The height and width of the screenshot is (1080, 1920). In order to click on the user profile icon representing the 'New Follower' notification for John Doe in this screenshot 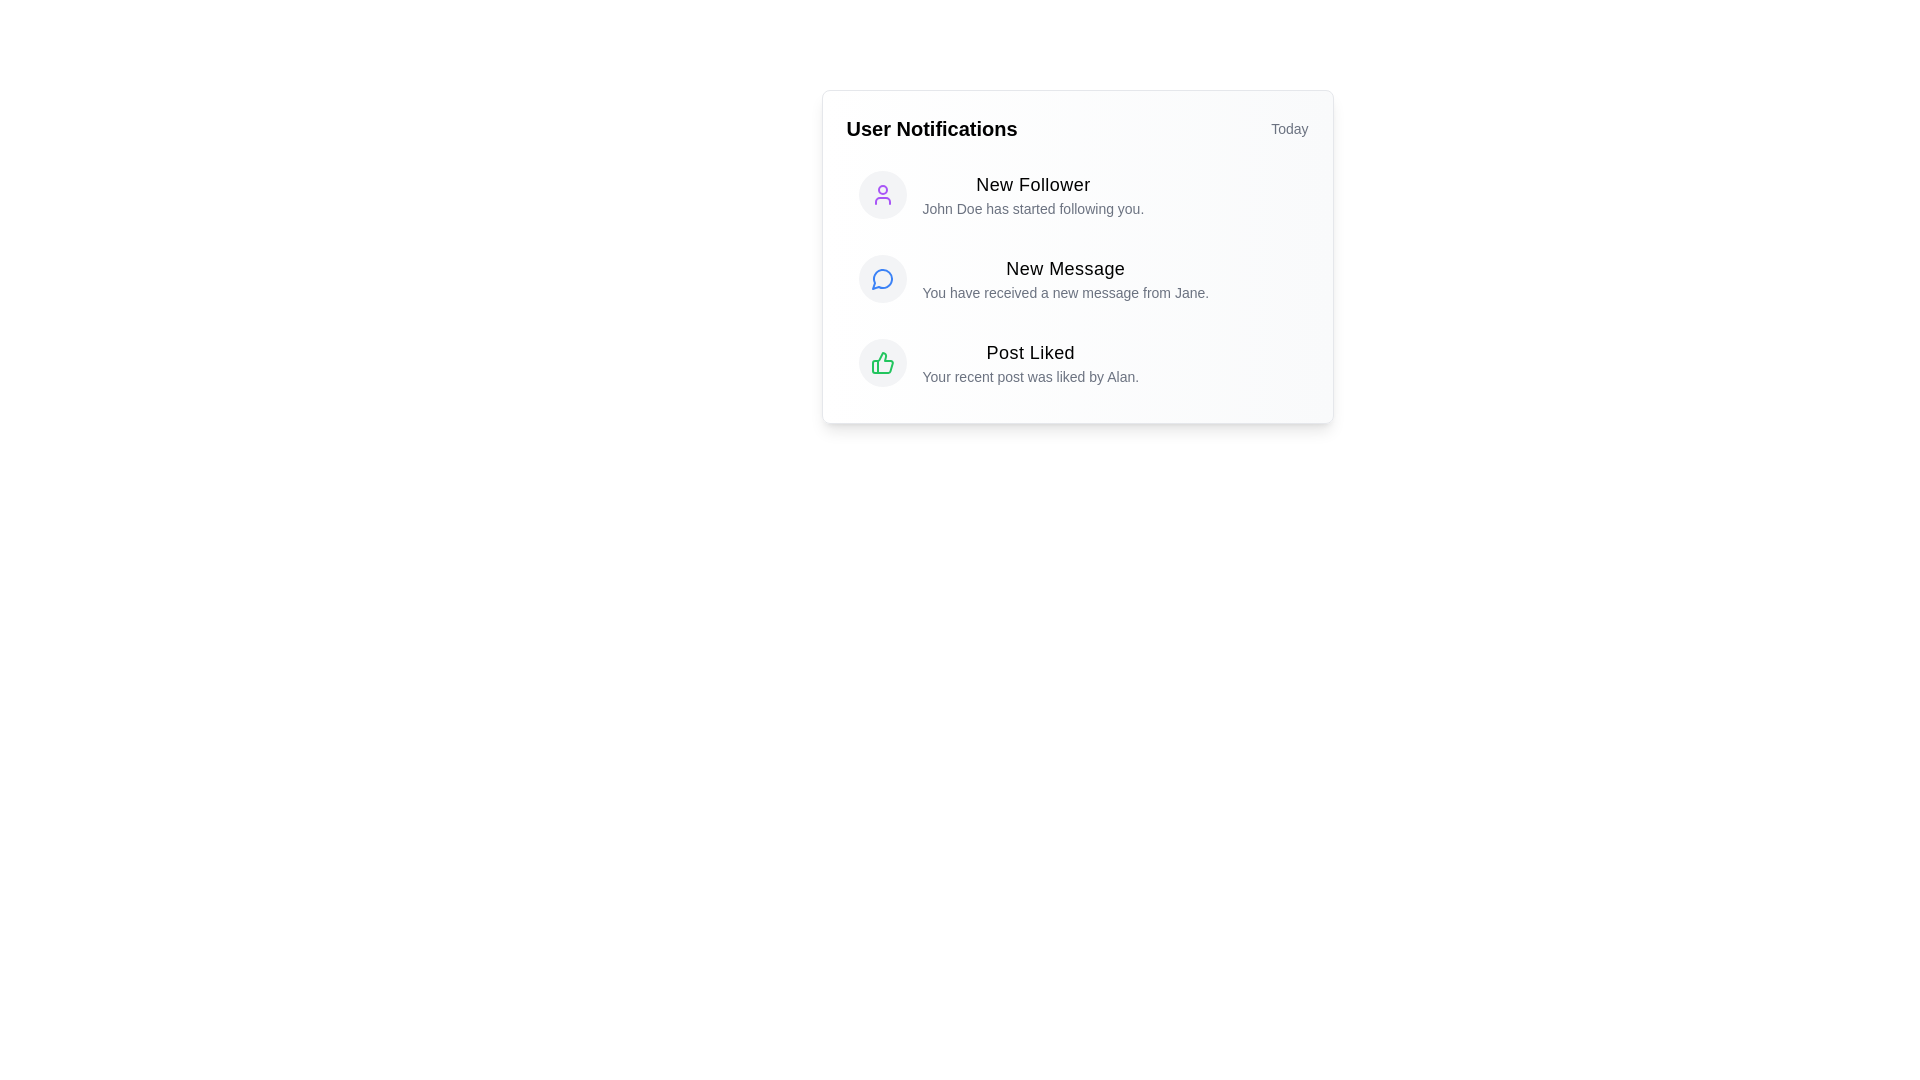, I will do `click(881, 195)`.